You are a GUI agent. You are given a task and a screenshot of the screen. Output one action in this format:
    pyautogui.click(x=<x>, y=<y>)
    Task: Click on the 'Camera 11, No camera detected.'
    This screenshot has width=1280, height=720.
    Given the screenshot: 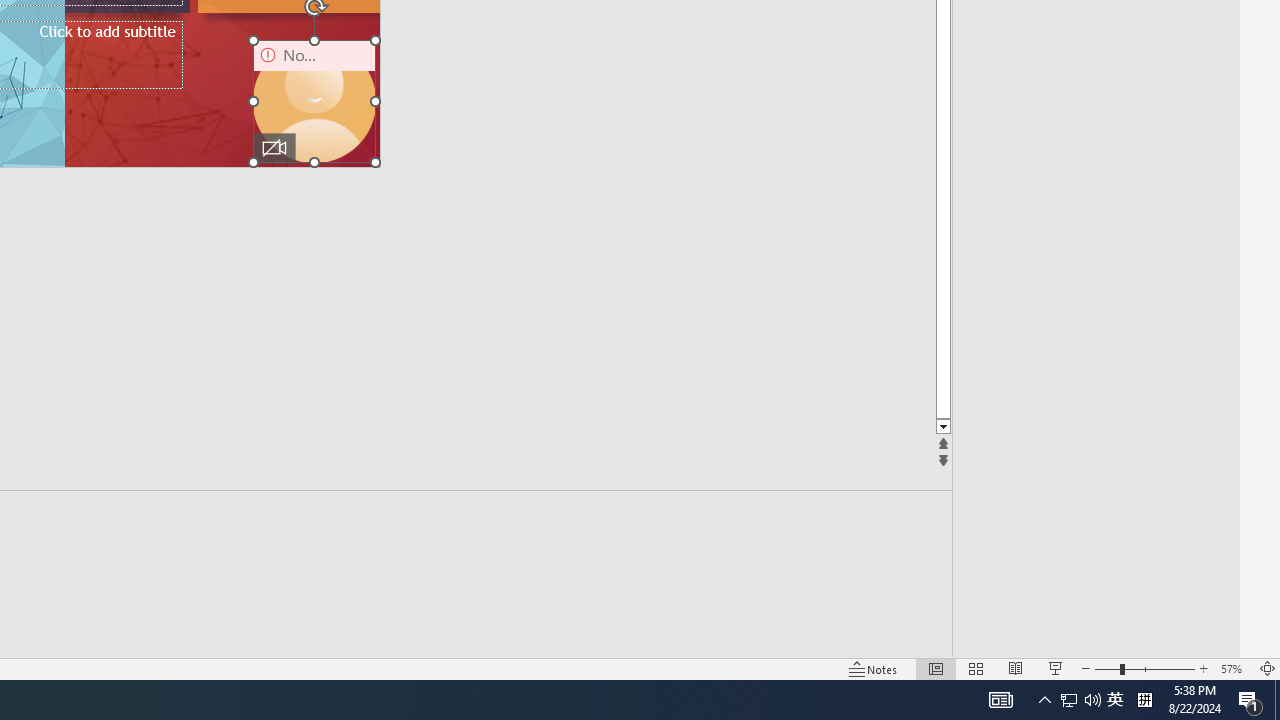 What is the action you would take?
    pyautogui.click(x=313, y=101)
    